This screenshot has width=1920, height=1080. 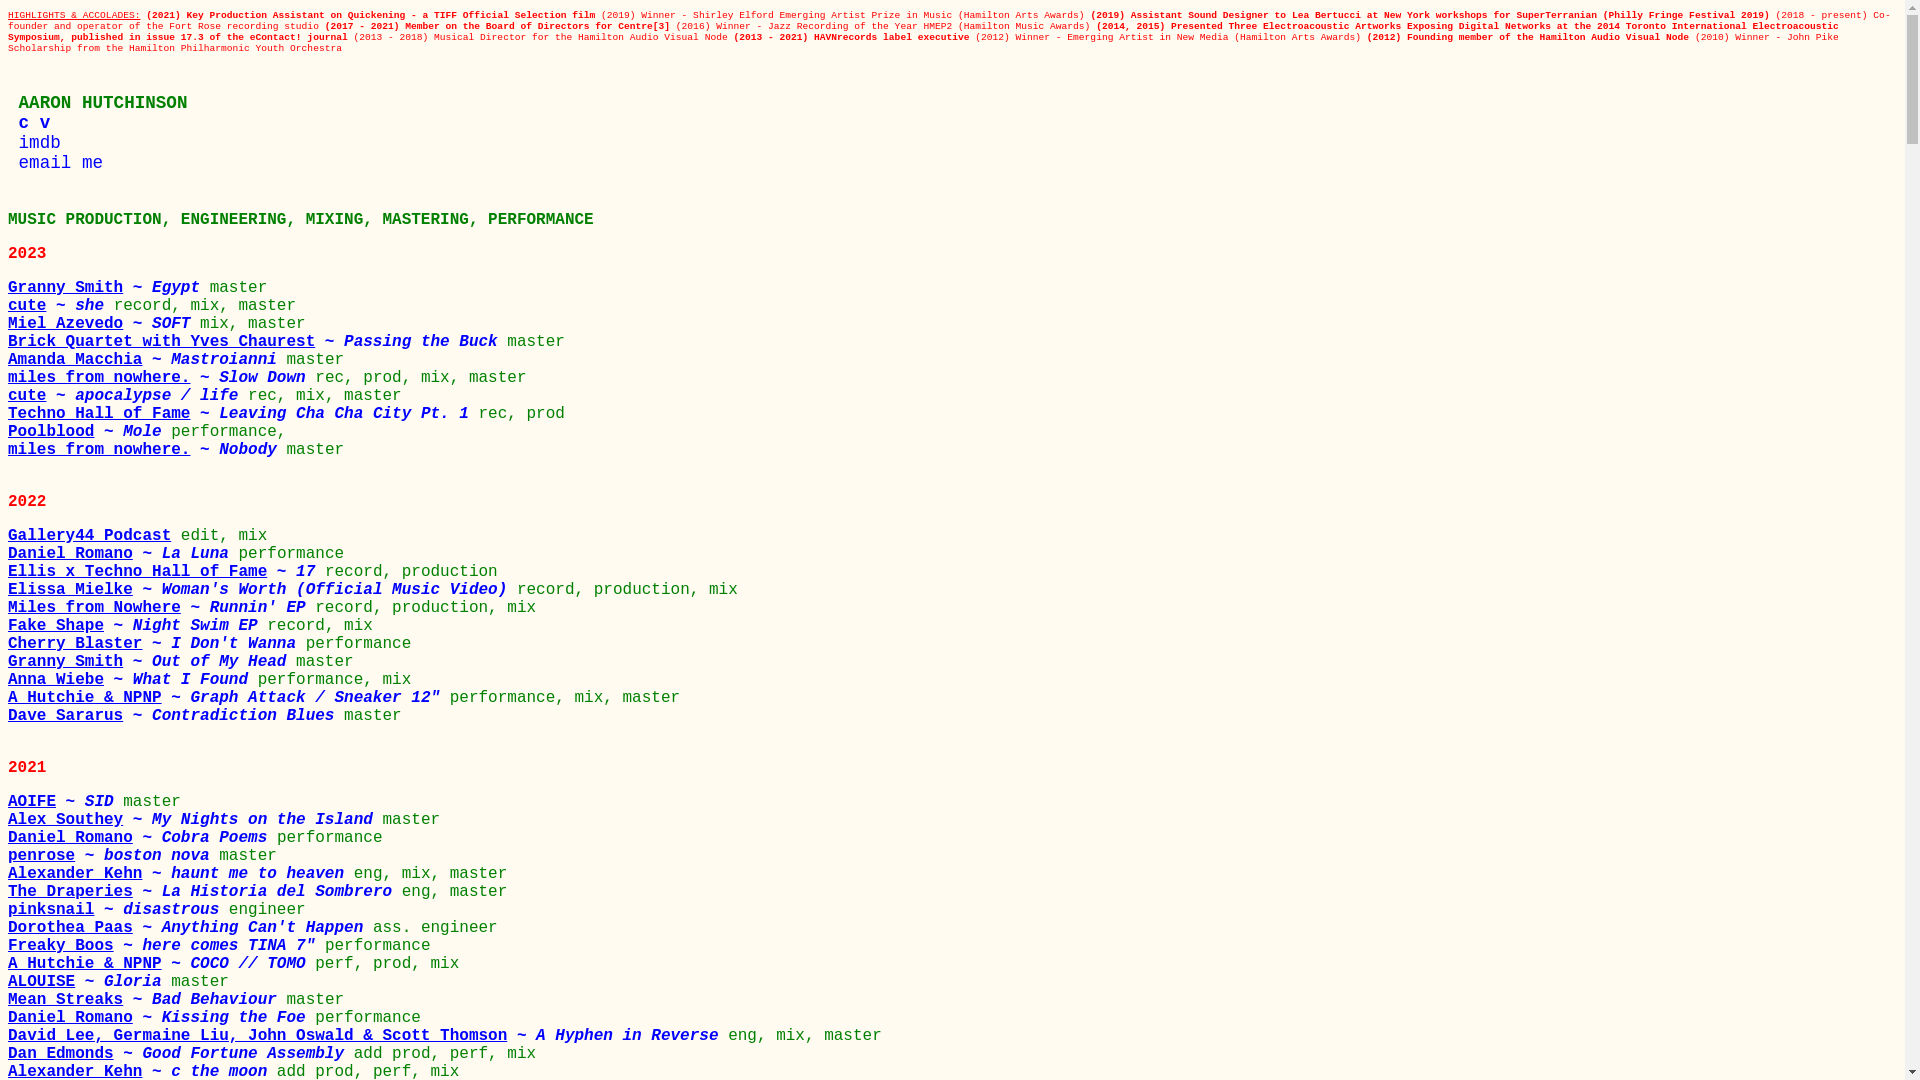 I want to click on 'penrose ~ boston nova', so click(x=112, y=855).